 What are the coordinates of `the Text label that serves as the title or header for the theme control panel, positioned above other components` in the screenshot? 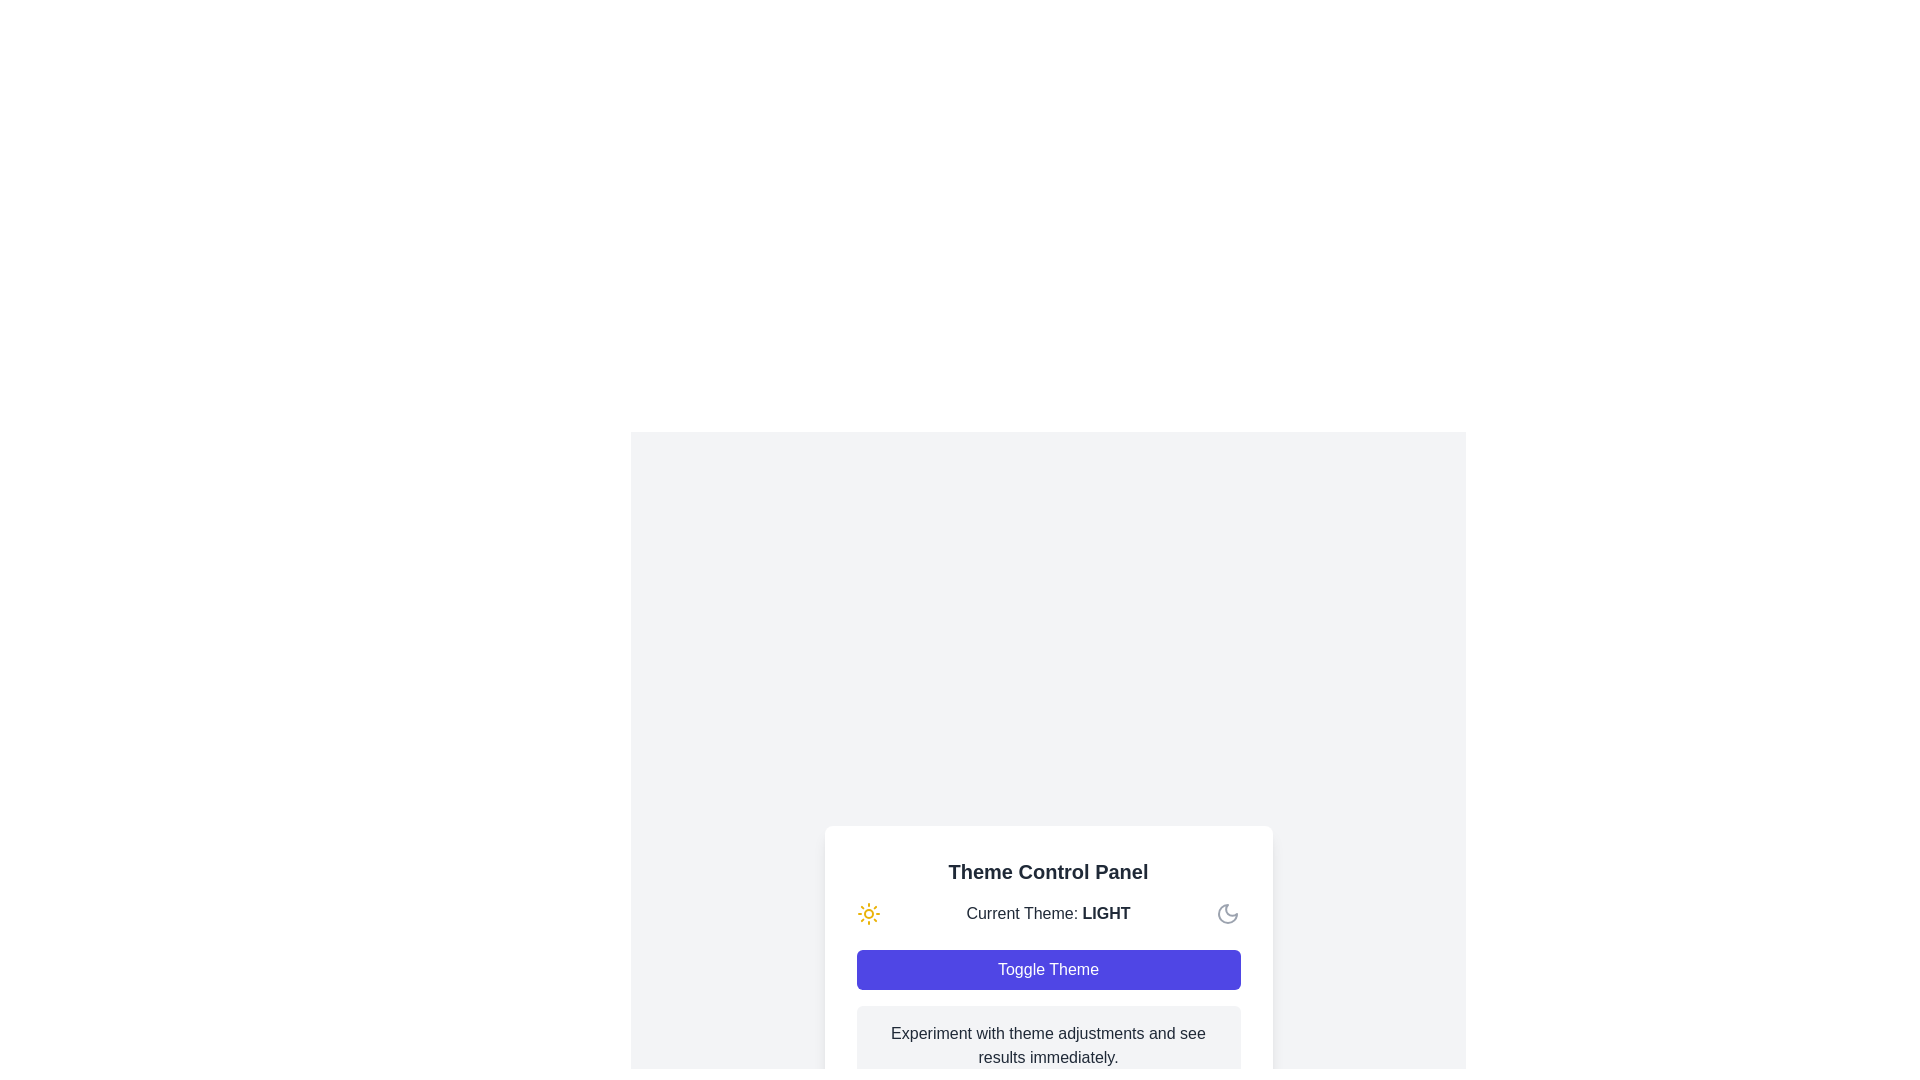 It's located at (1047, 870).